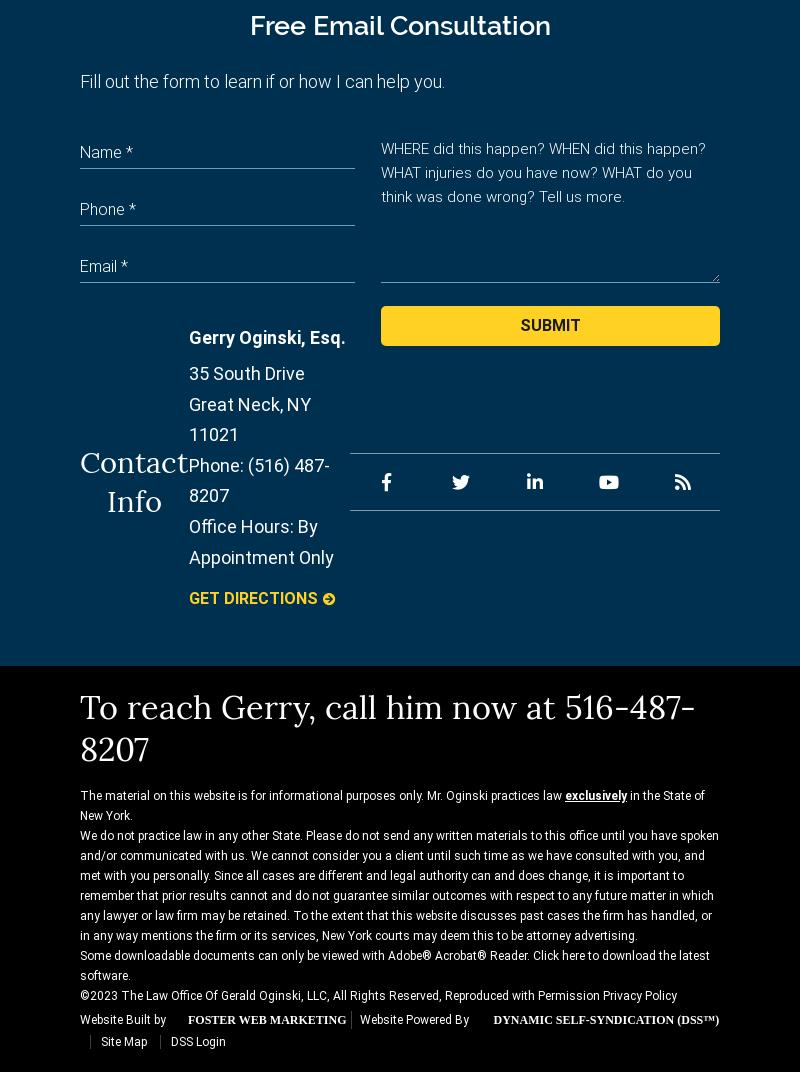 The height and width of the screenshot is (1072, 800). What do you see at coordinates (216, 463) in the screenshot?
I see `'Phone:'` at bounding box center [216, 463].